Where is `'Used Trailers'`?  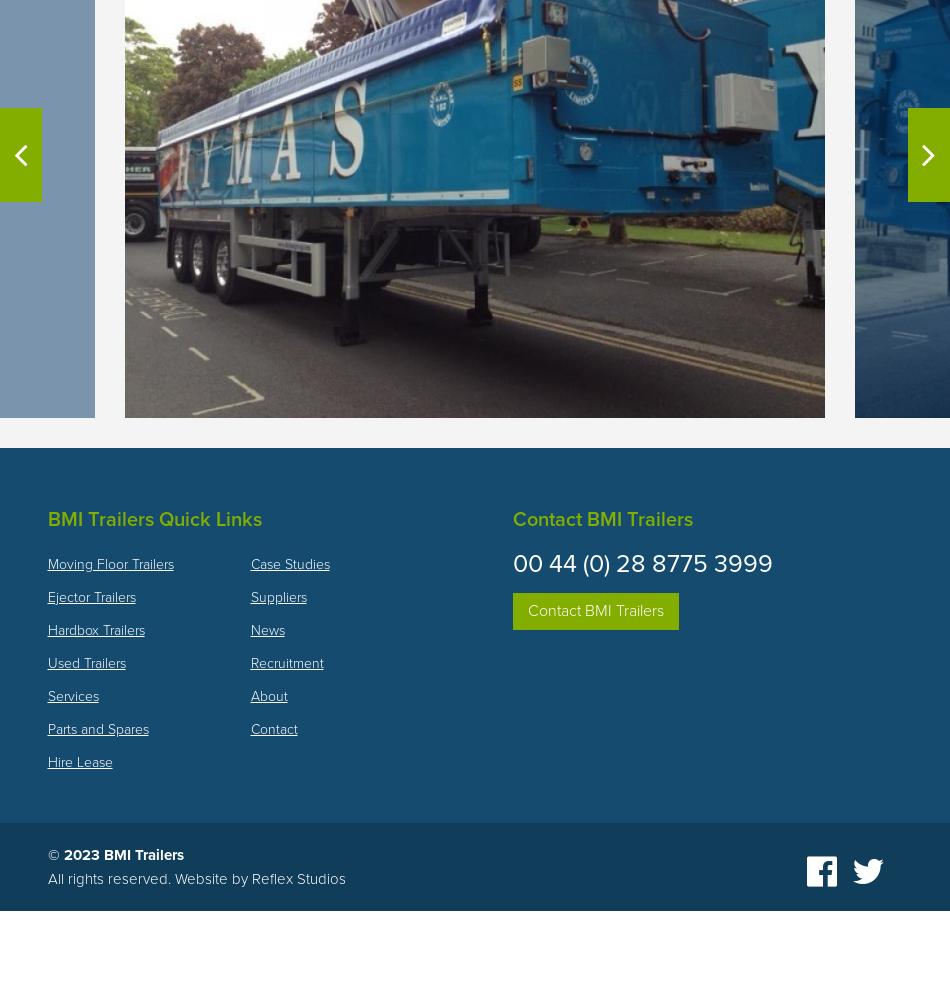
'Used Trailers' is located at coordinates (47, 662).